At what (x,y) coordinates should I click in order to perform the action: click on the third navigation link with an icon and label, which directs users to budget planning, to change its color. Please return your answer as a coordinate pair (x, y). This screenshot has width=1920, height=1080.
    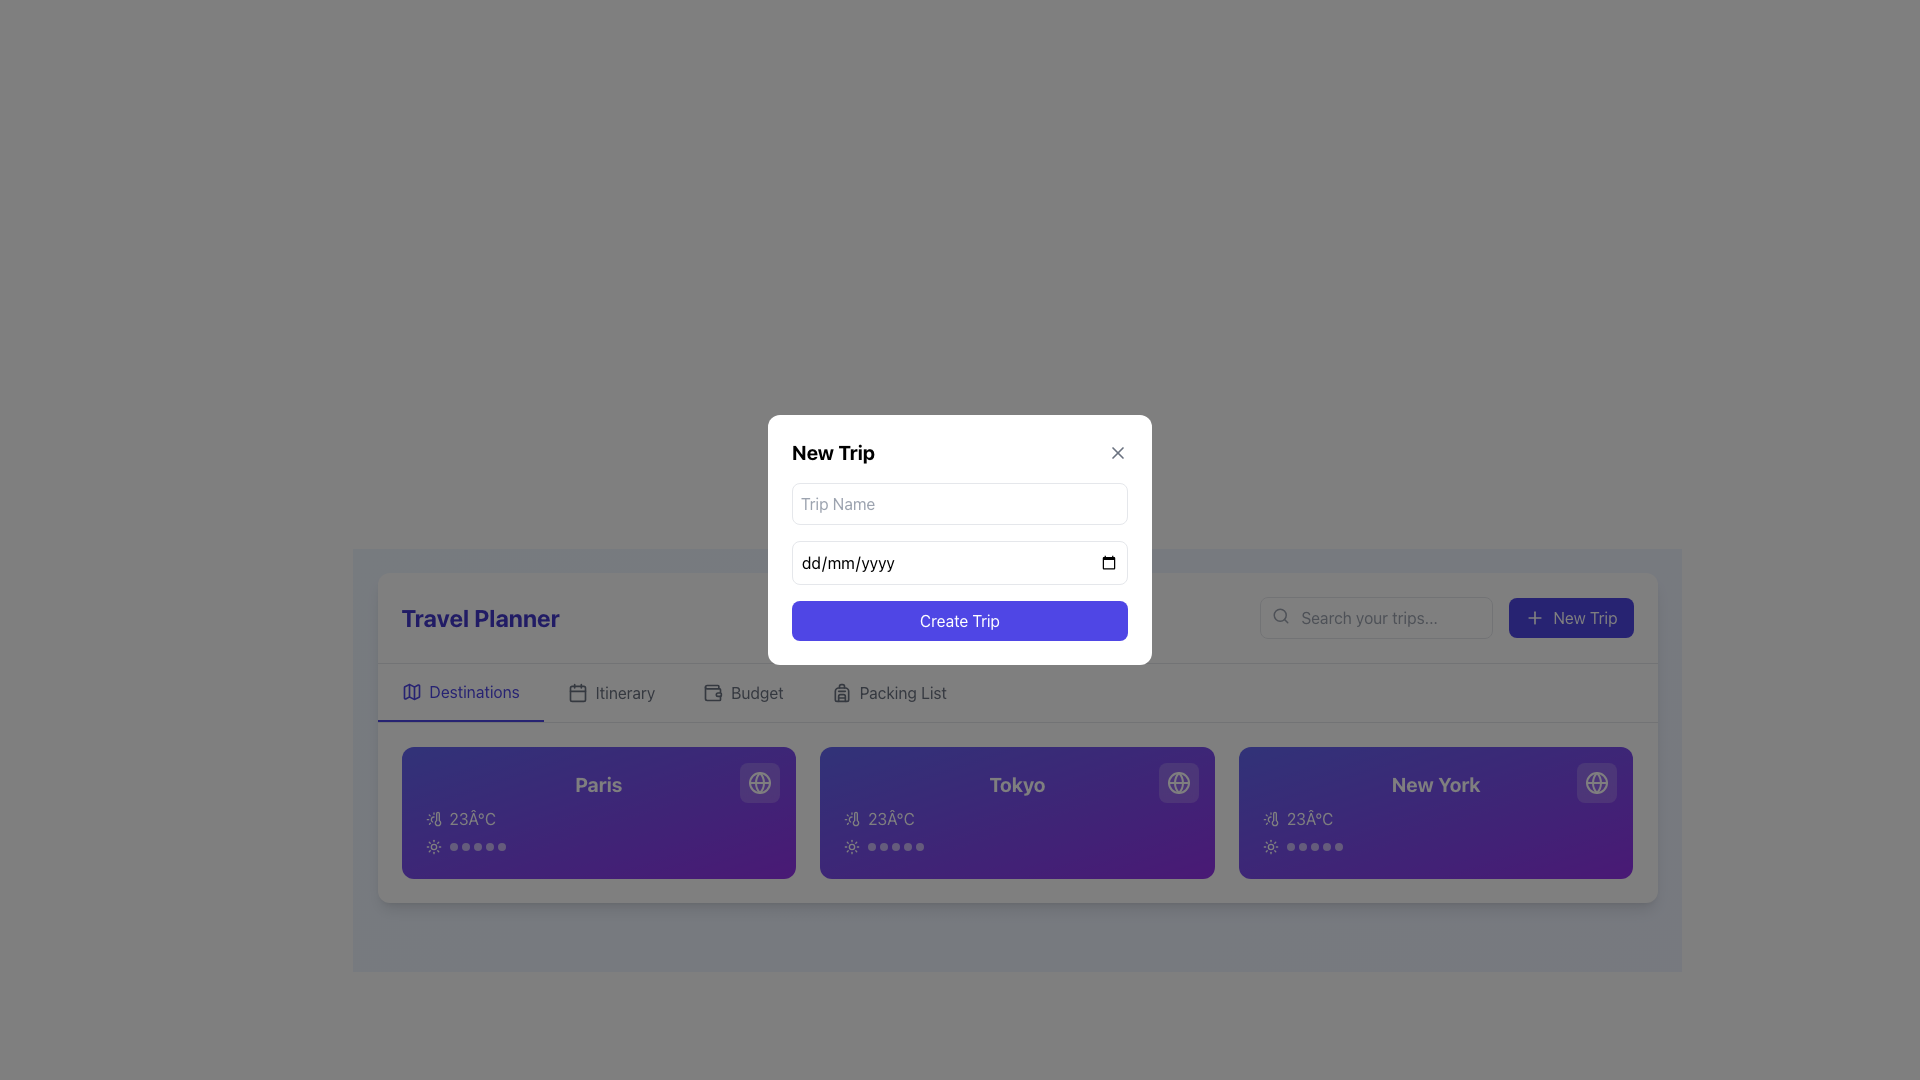
    Looking at the image, I should click on (742, 692).